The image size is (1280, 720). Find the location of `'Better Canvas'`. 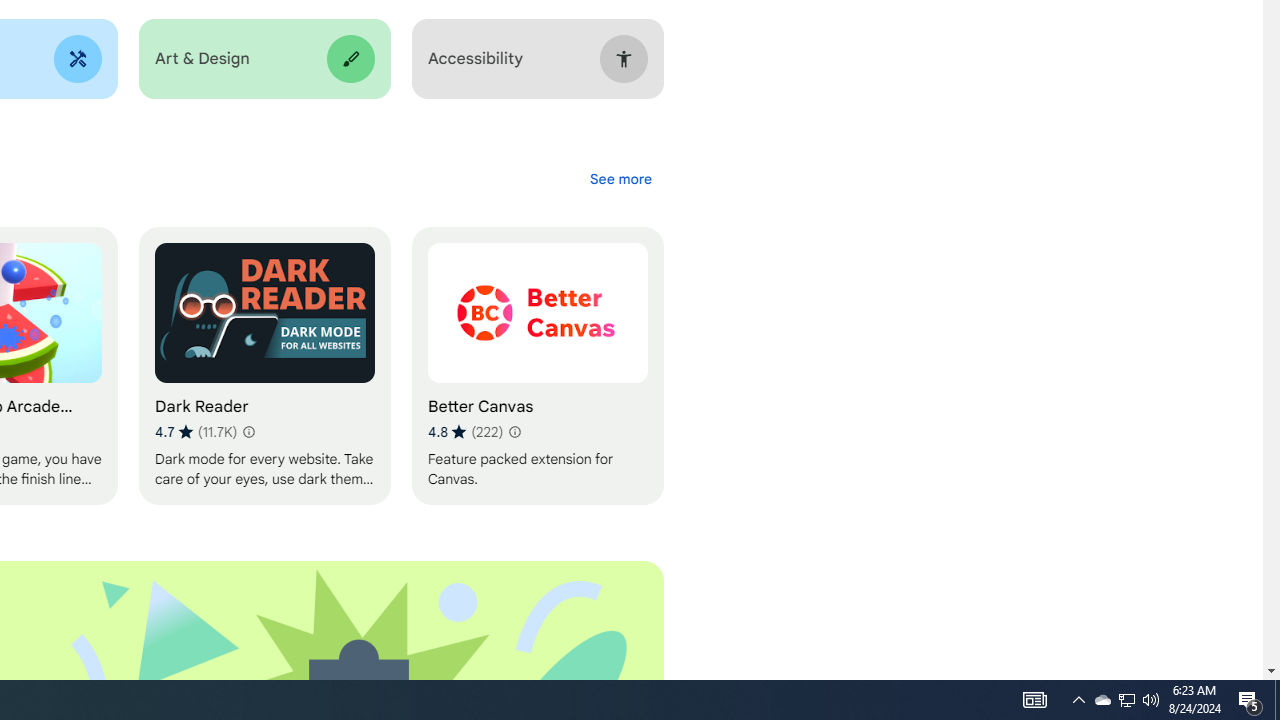

'Better Canvas' is located at coordinates (537, 366).